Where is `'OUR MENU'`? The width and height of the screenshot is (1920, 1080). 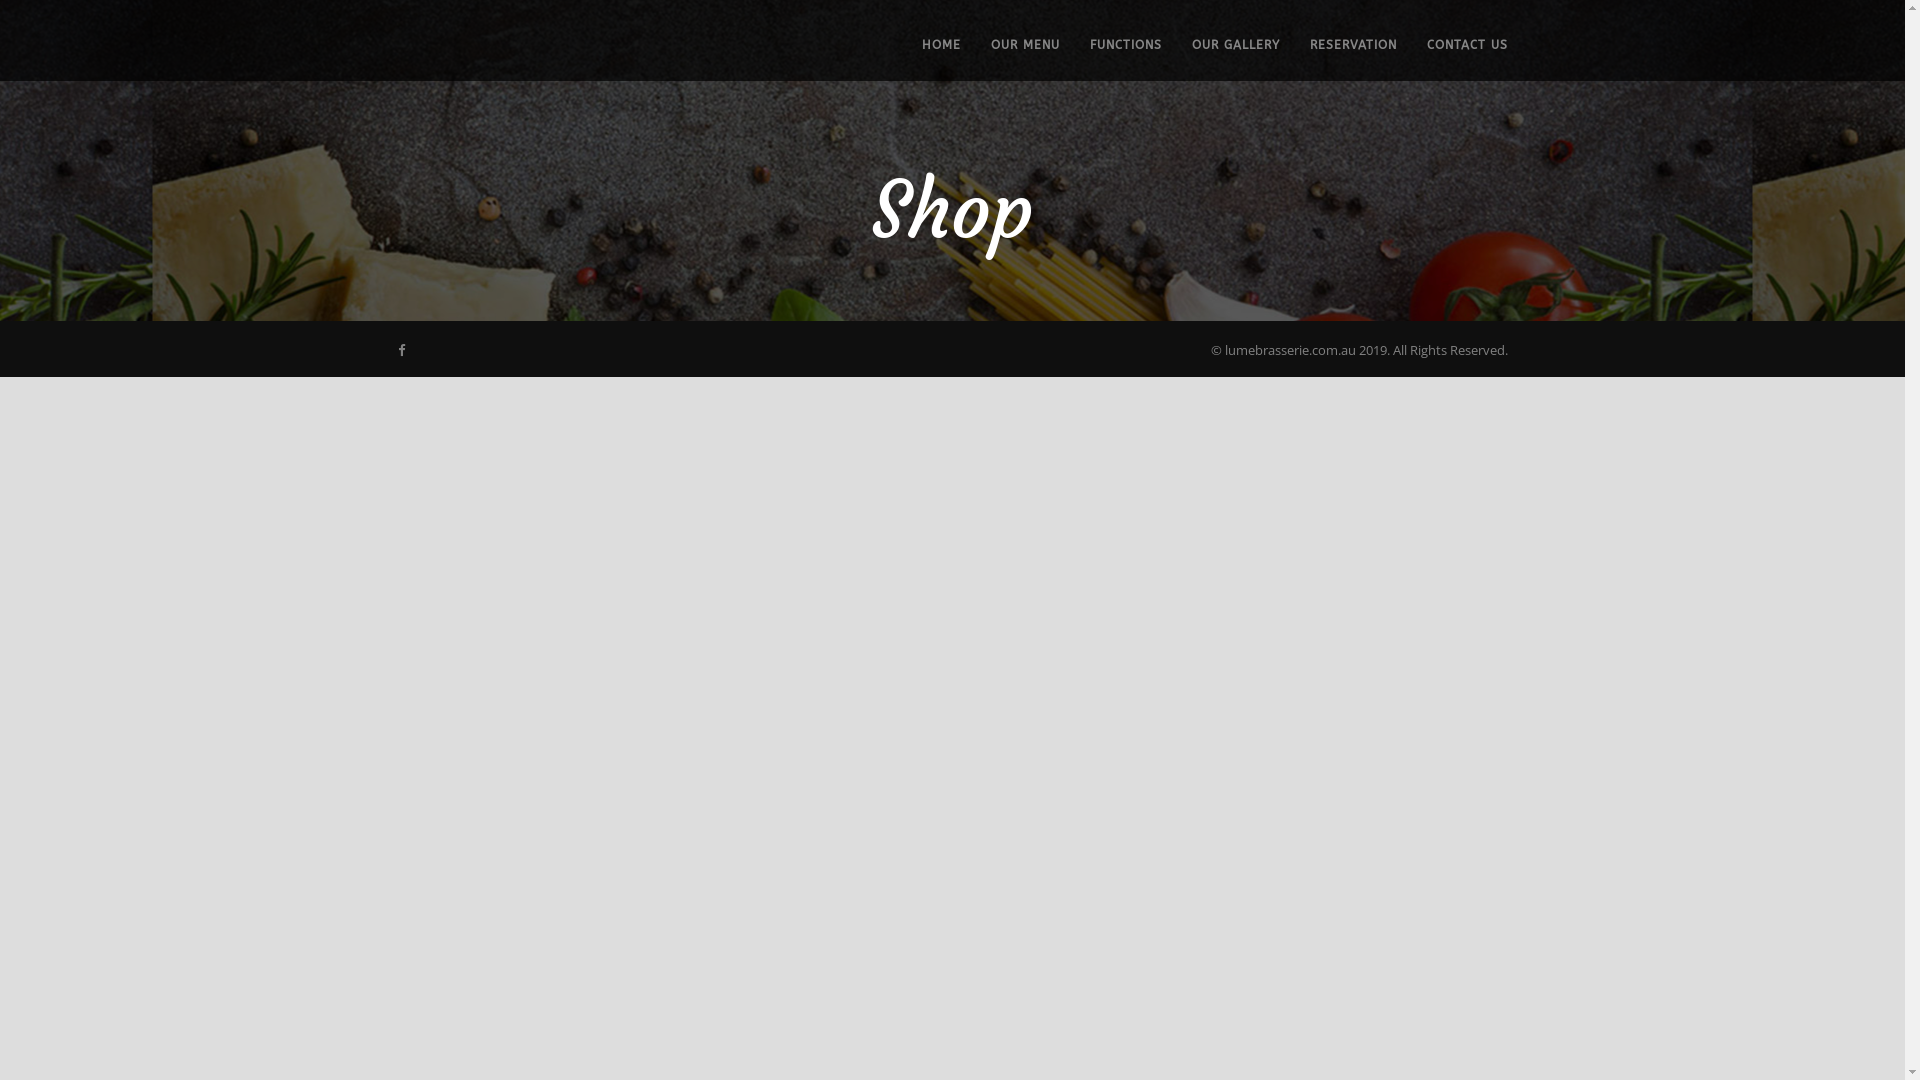
'OUR MENU' is located at coordinates (1009, 56).